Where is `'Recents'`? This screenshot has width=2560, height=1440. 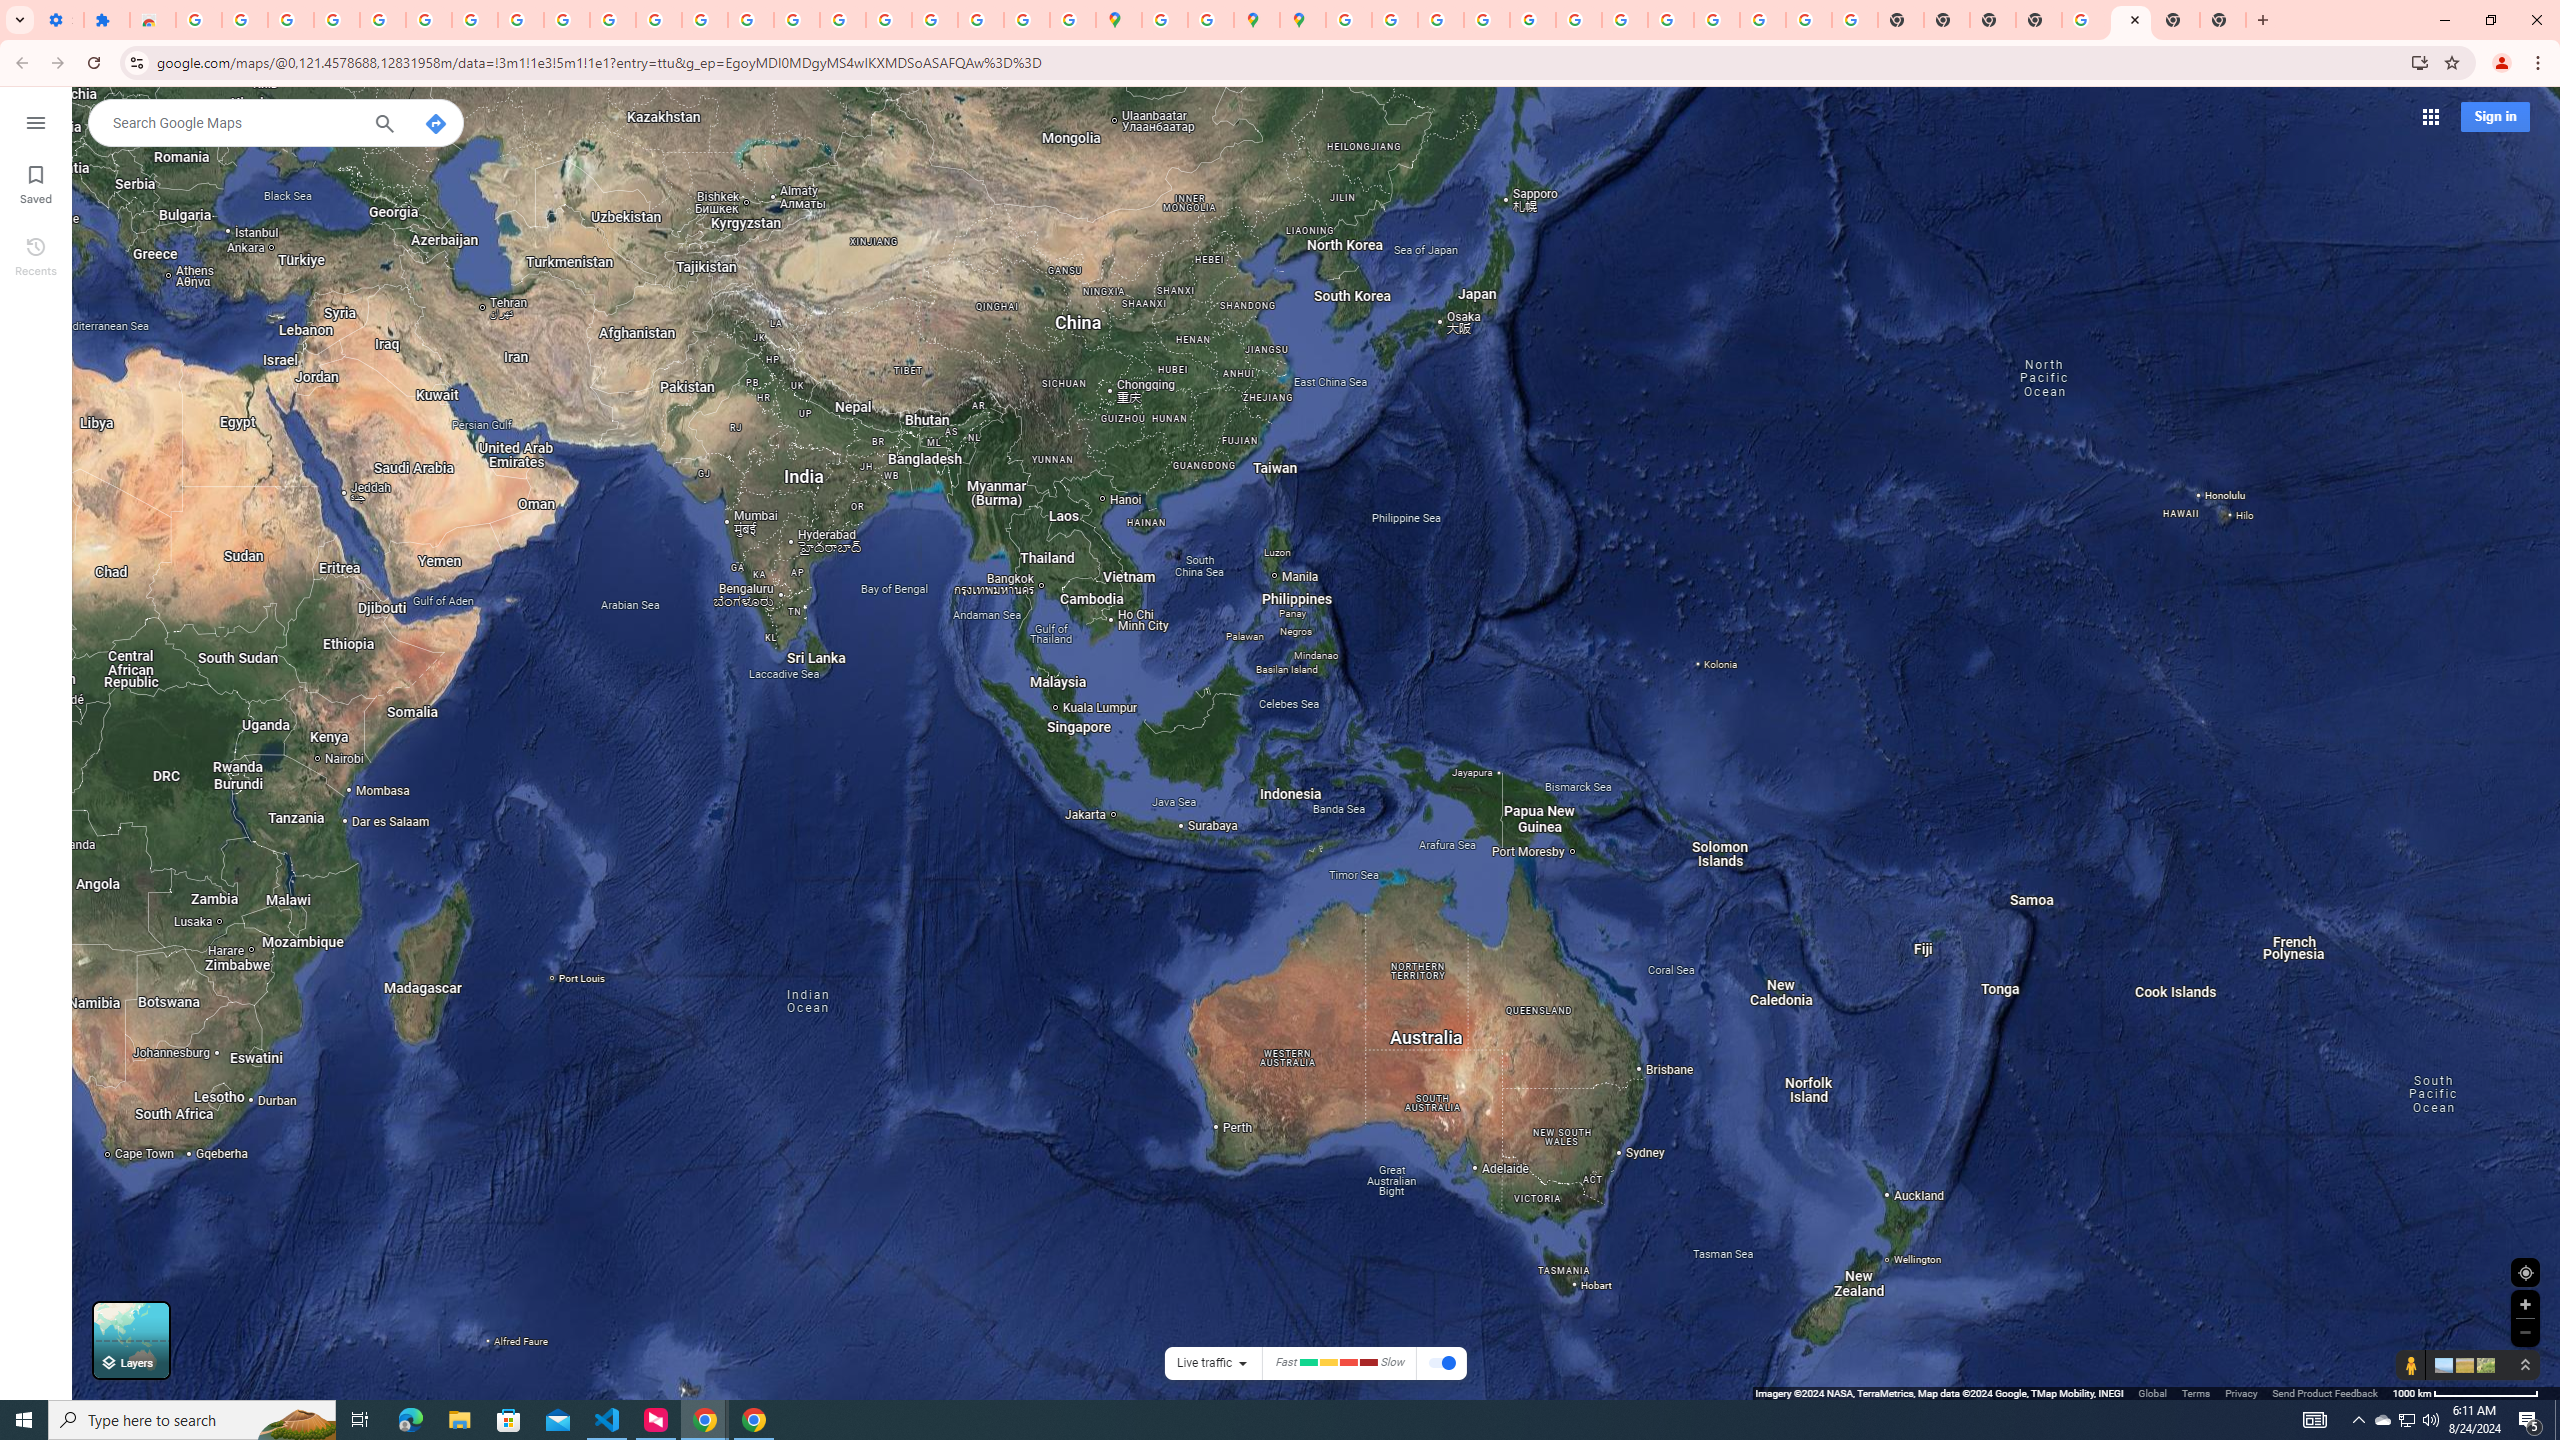 'Recents' is located at coordinates (34, 254).